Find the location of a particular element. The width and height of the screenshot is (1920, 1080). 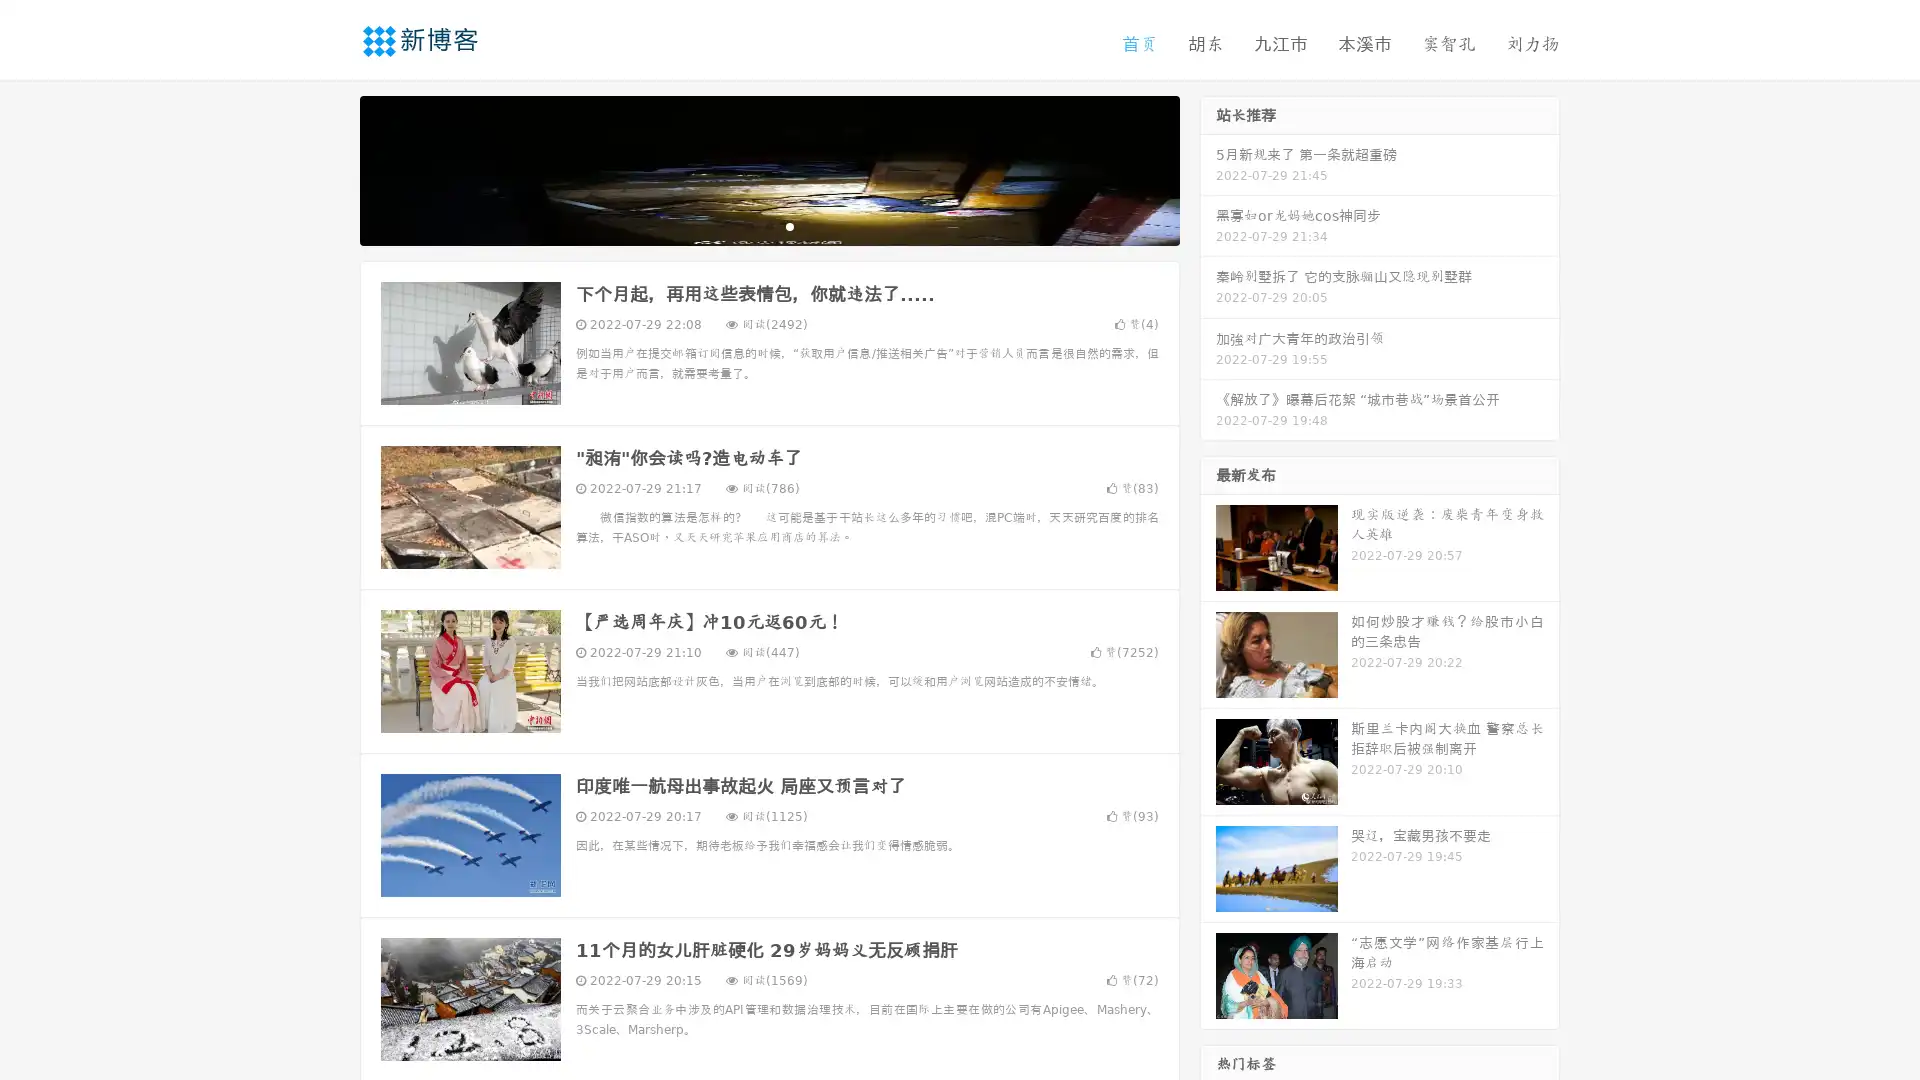

Go to slide 2 is located at coordinates (768, 225).